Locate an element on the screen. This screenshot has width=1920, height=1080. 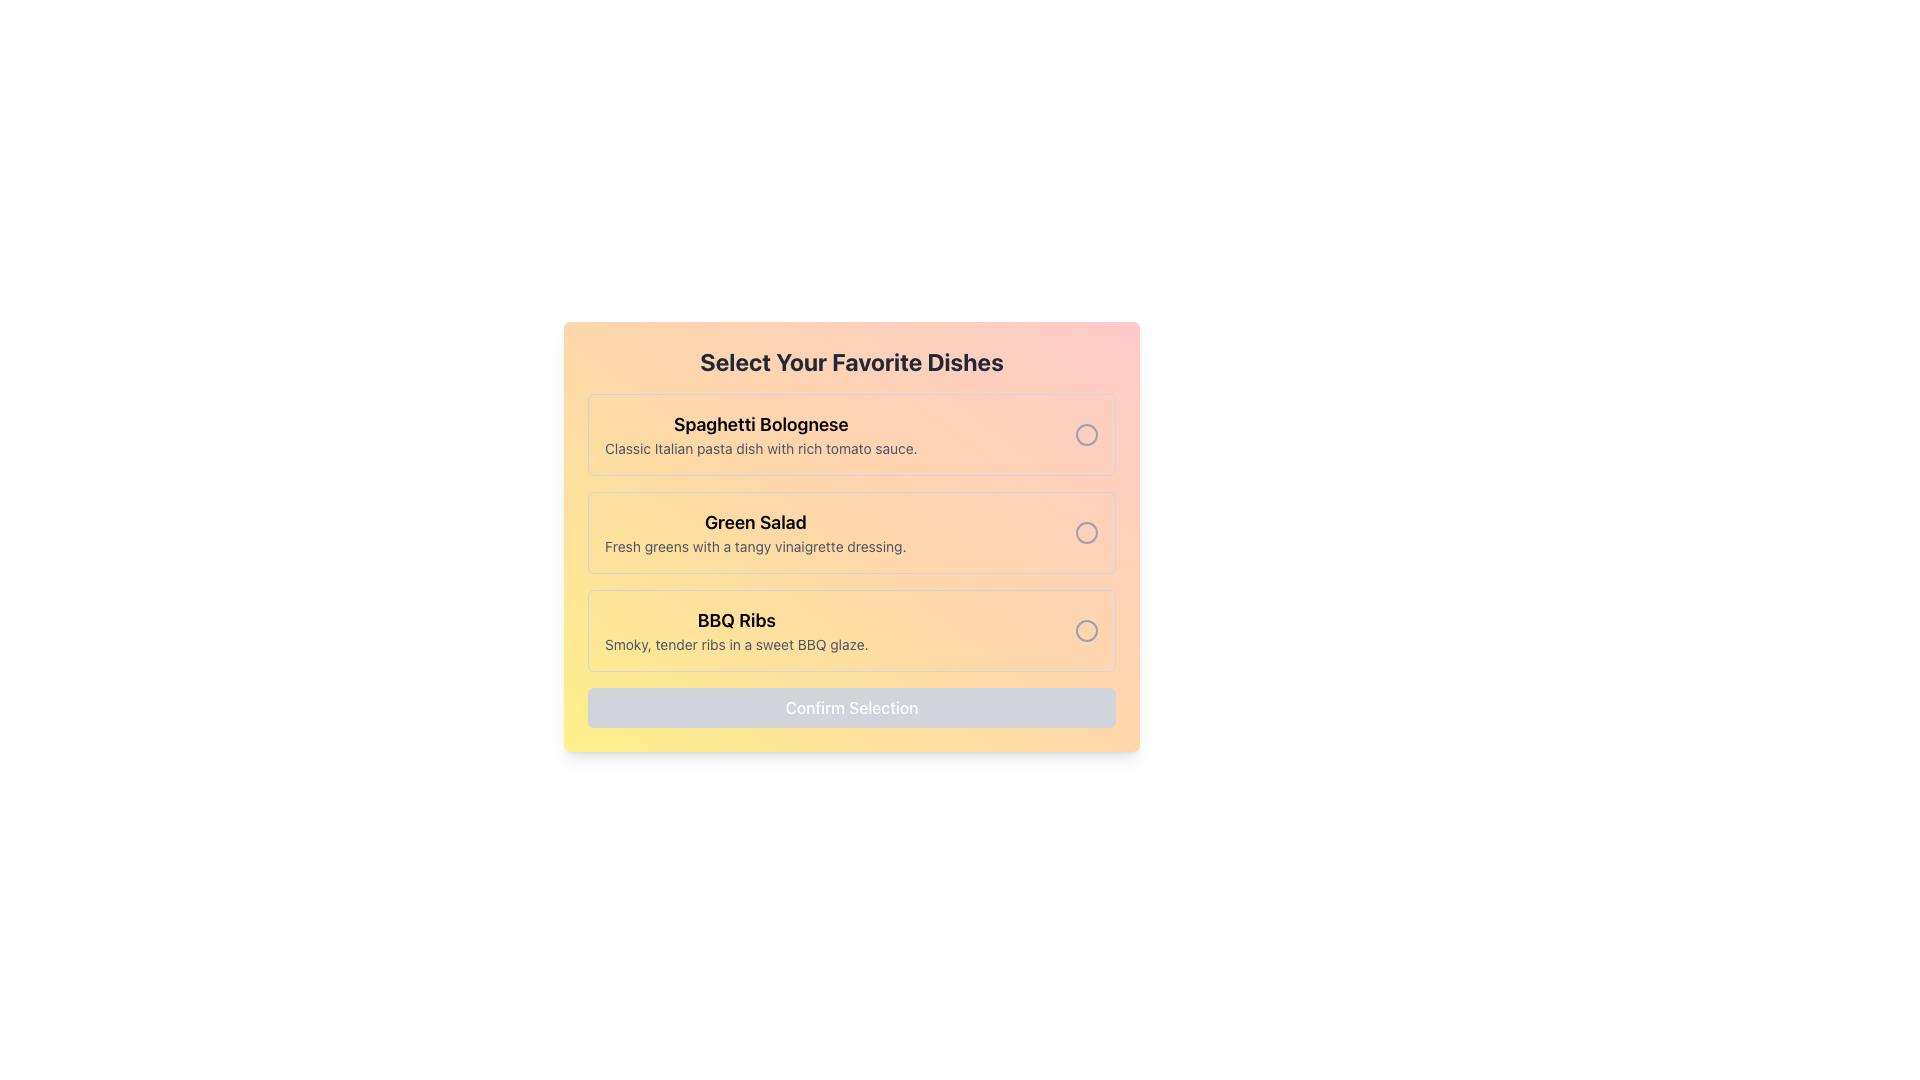
the selectable menu list item with the highlighted title 'Green Salad' and its accompanying radio button is located at coordinates (851, 531).